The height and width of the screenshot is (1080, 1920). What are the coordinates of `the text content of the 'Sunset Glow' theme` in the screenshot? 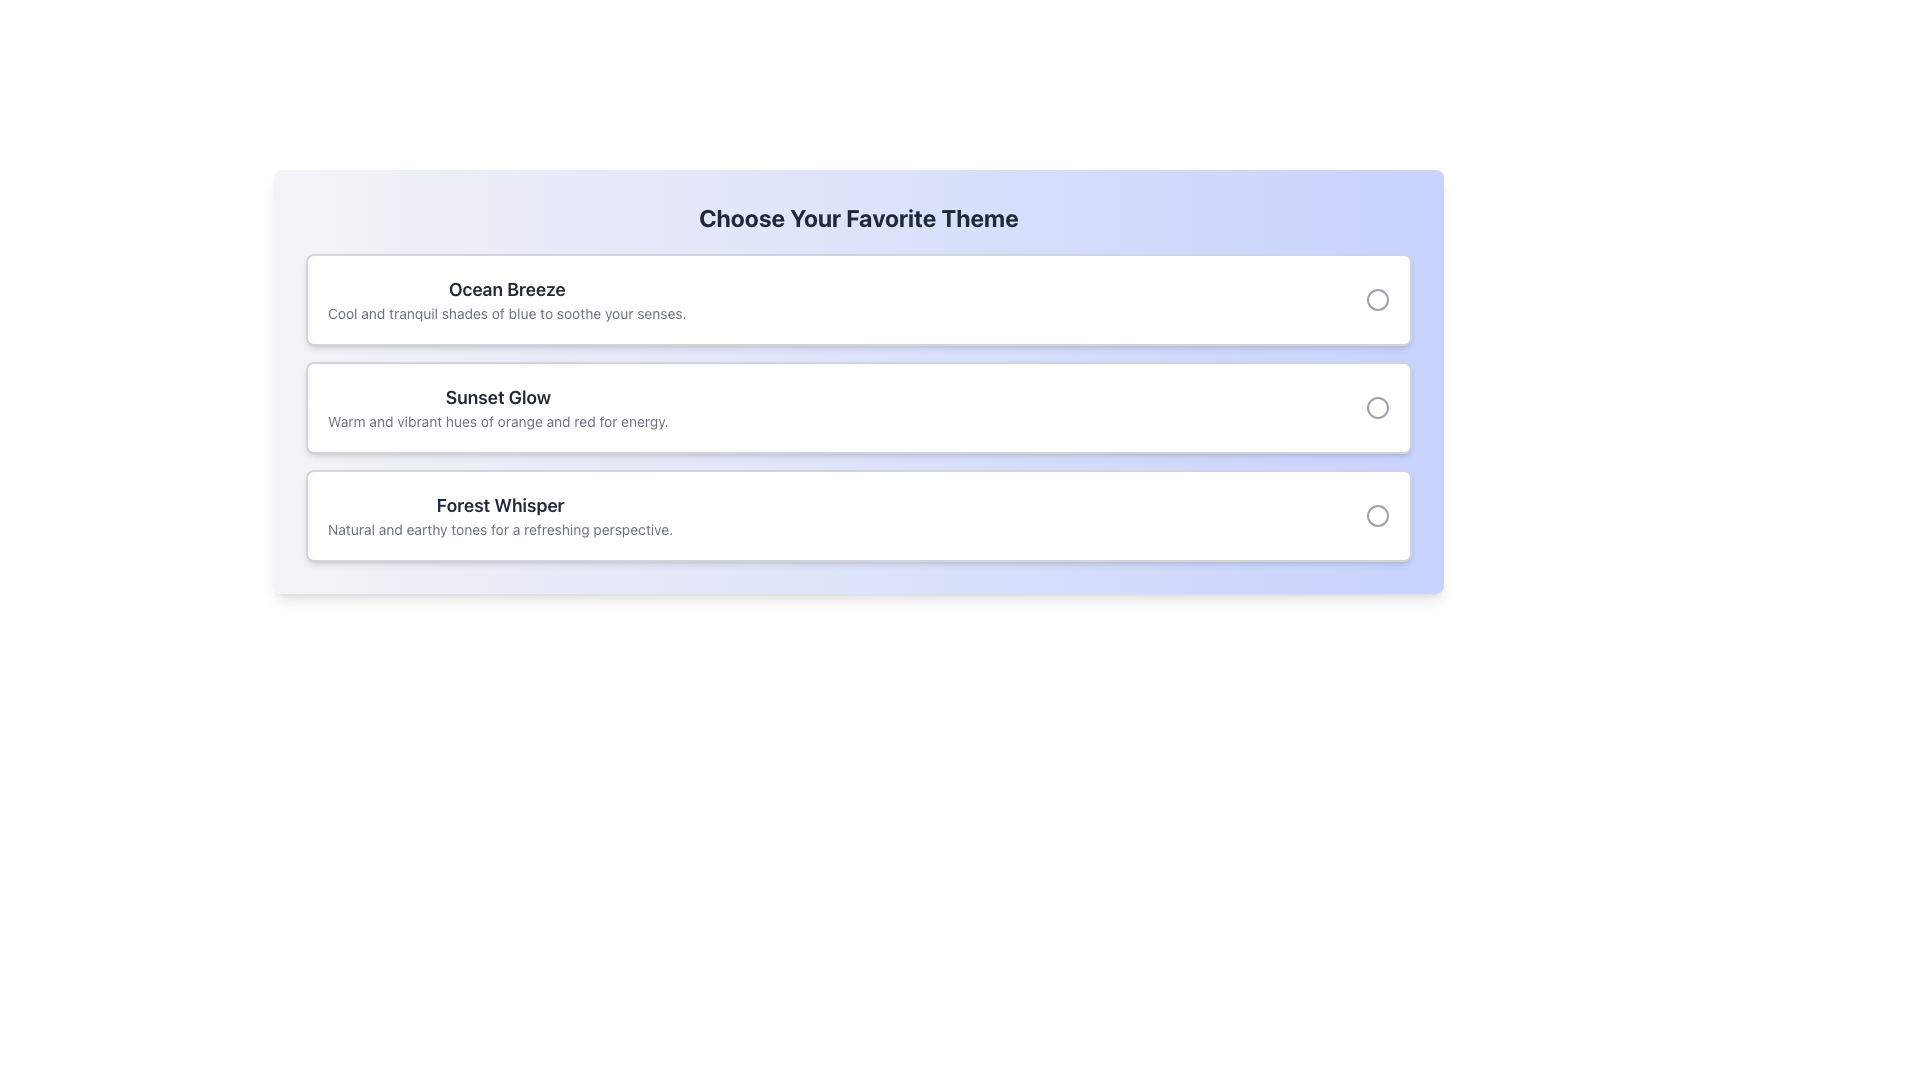 It's located at (498, 407).